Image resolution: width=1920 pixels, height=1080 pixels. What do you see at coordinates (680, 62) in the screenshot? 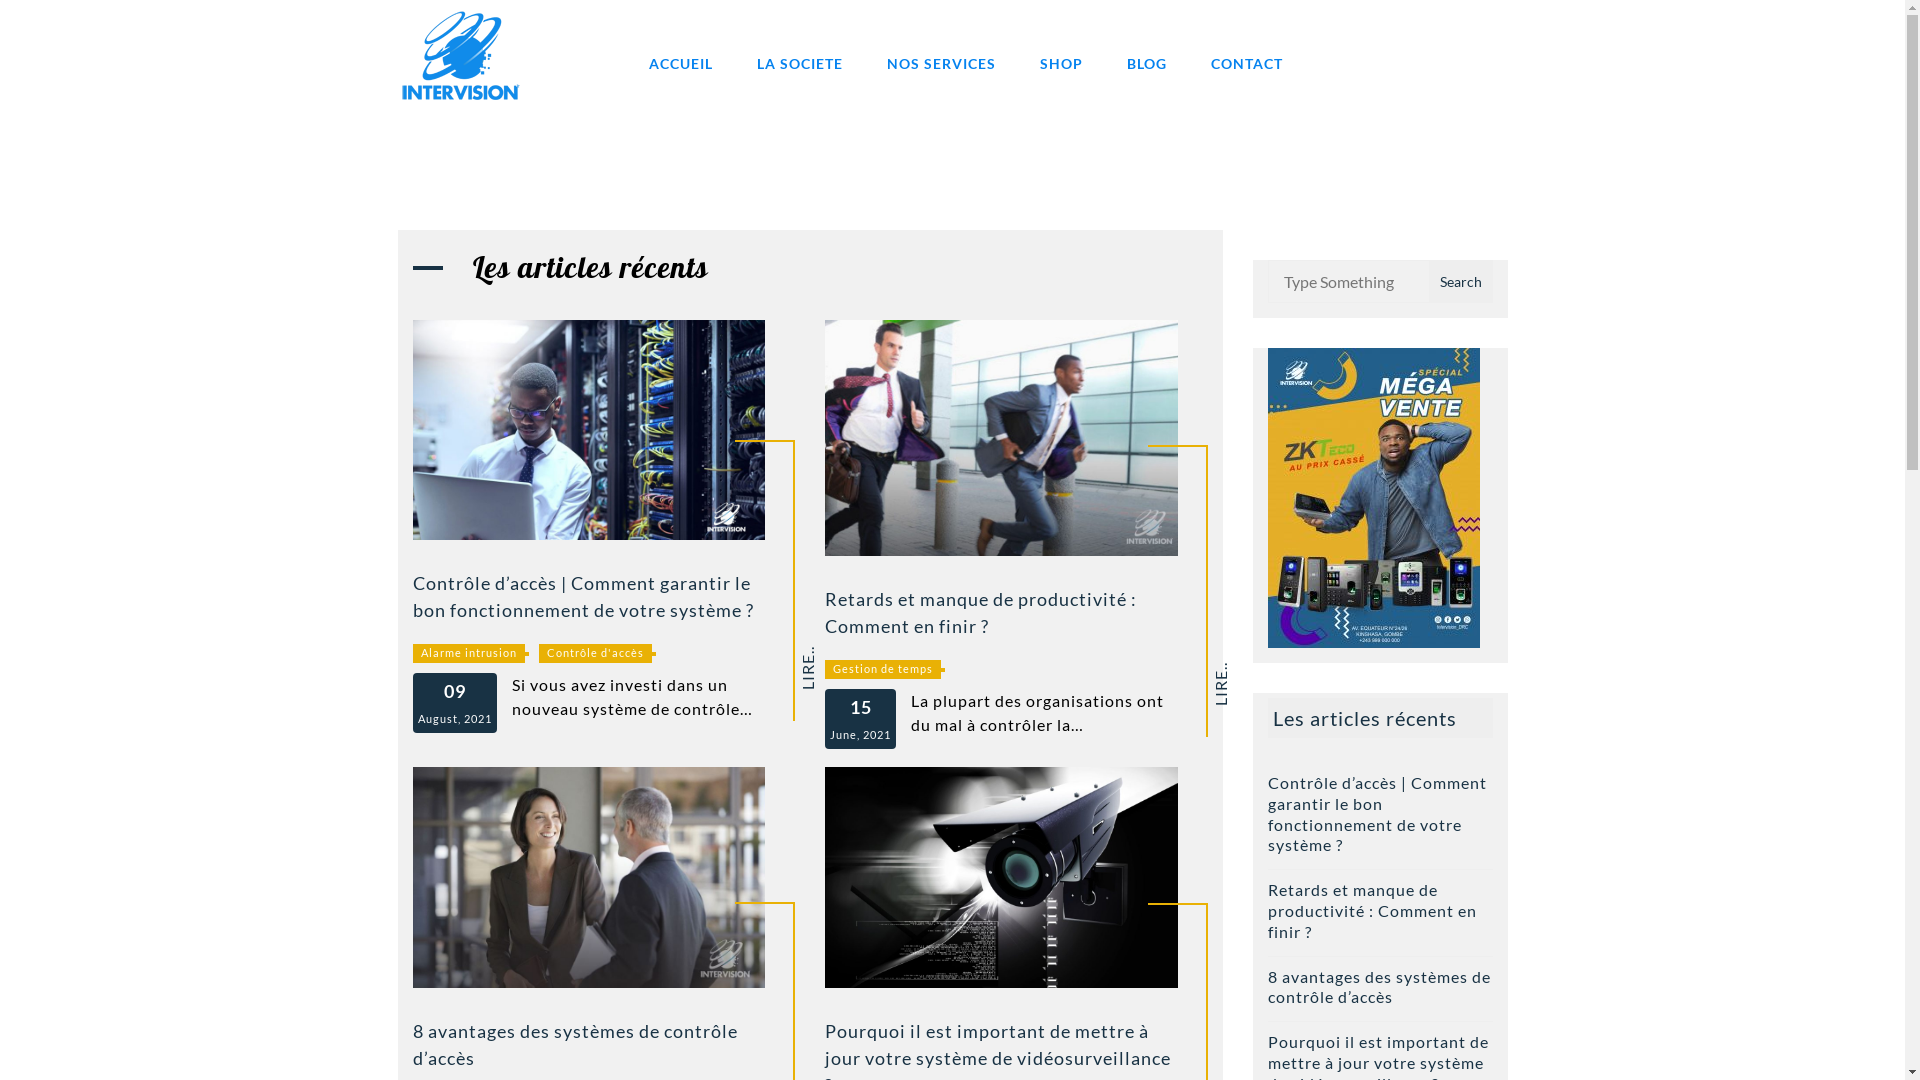
I see `'ACCUEIL'` at bounding box center [680, 62].